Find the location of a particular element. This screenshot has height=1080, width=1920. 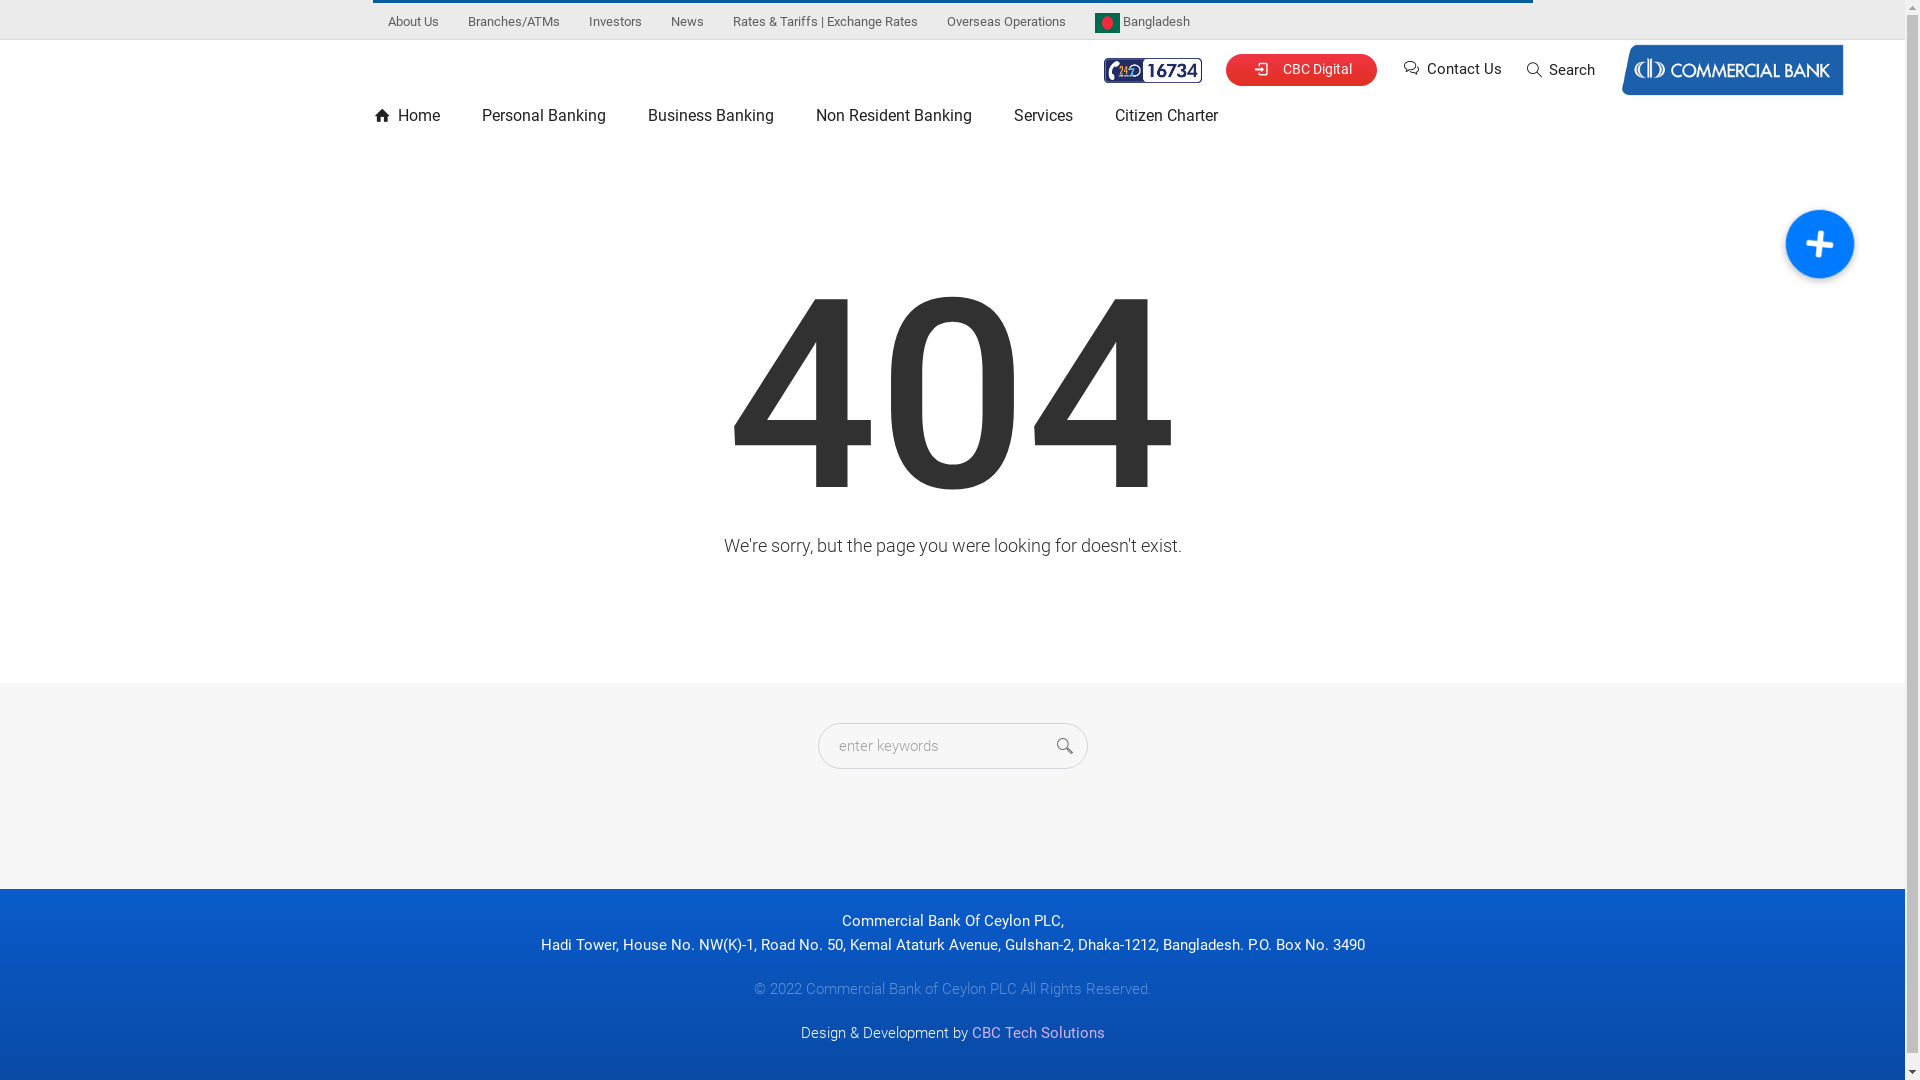

'About Us' is located at coordinates (374, 21).